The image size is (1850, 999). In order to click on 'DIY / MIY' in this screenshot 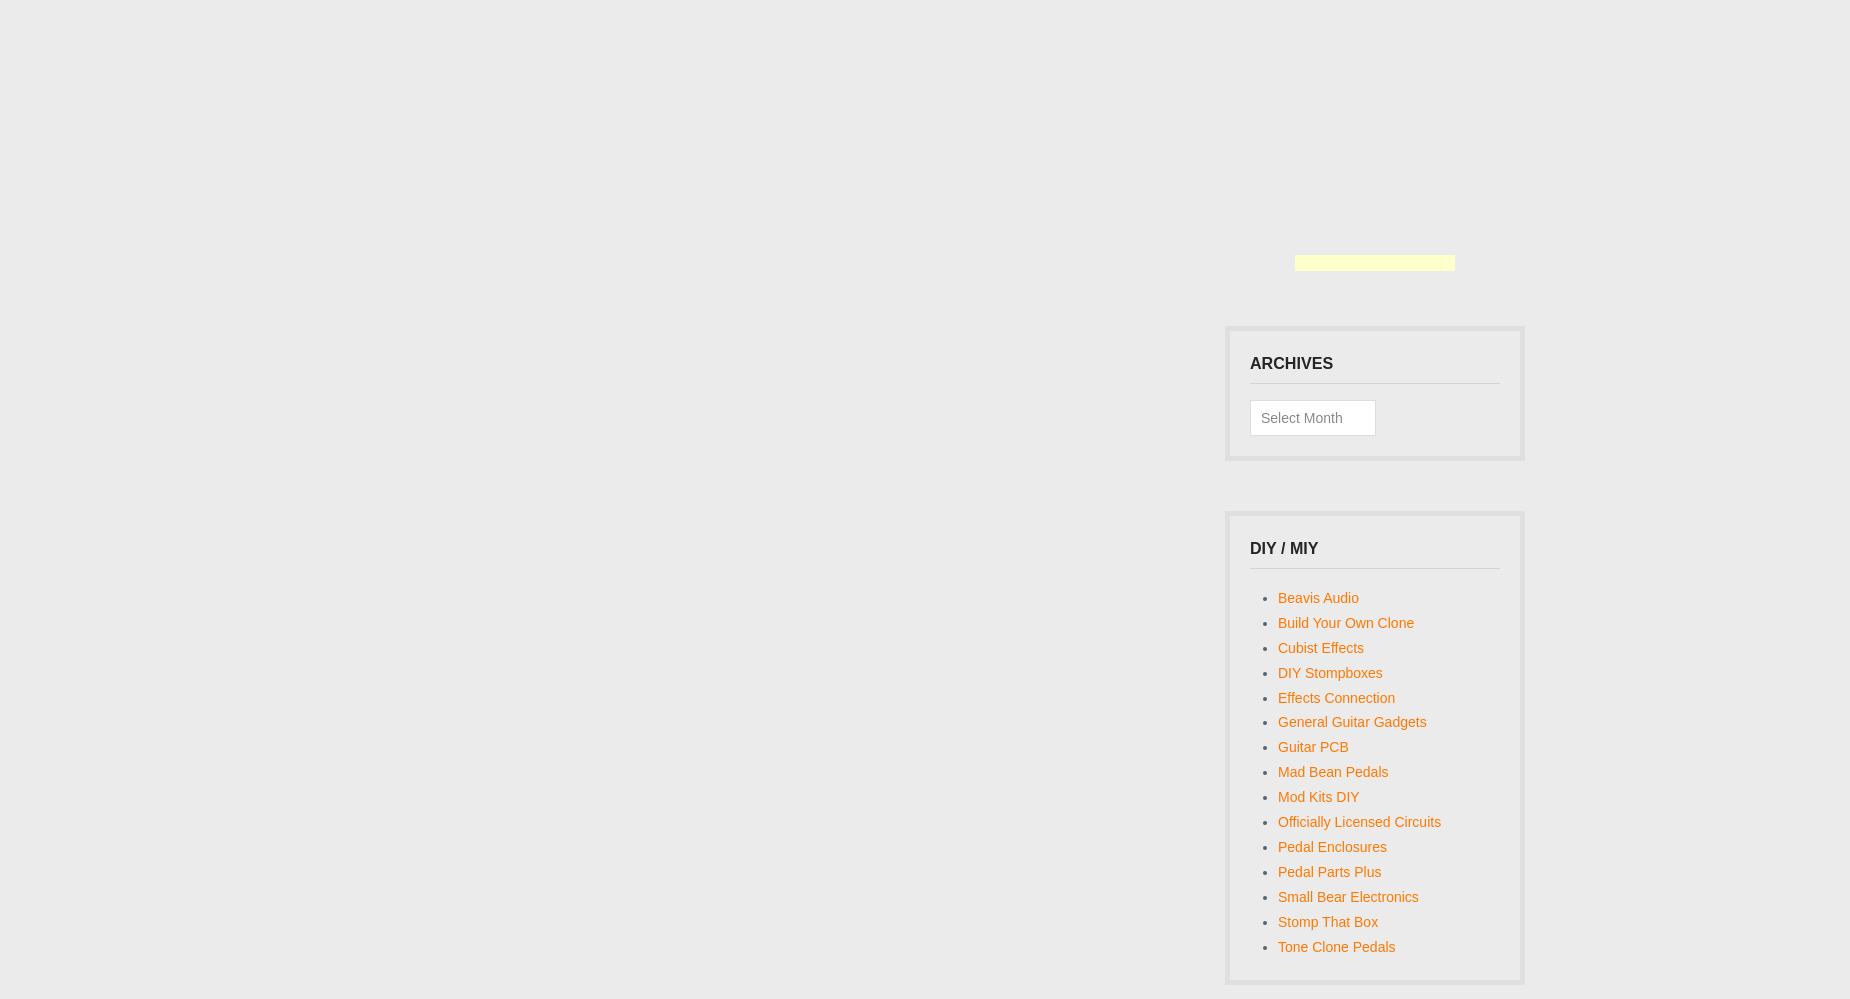, I will do `click(1283, 546)`.